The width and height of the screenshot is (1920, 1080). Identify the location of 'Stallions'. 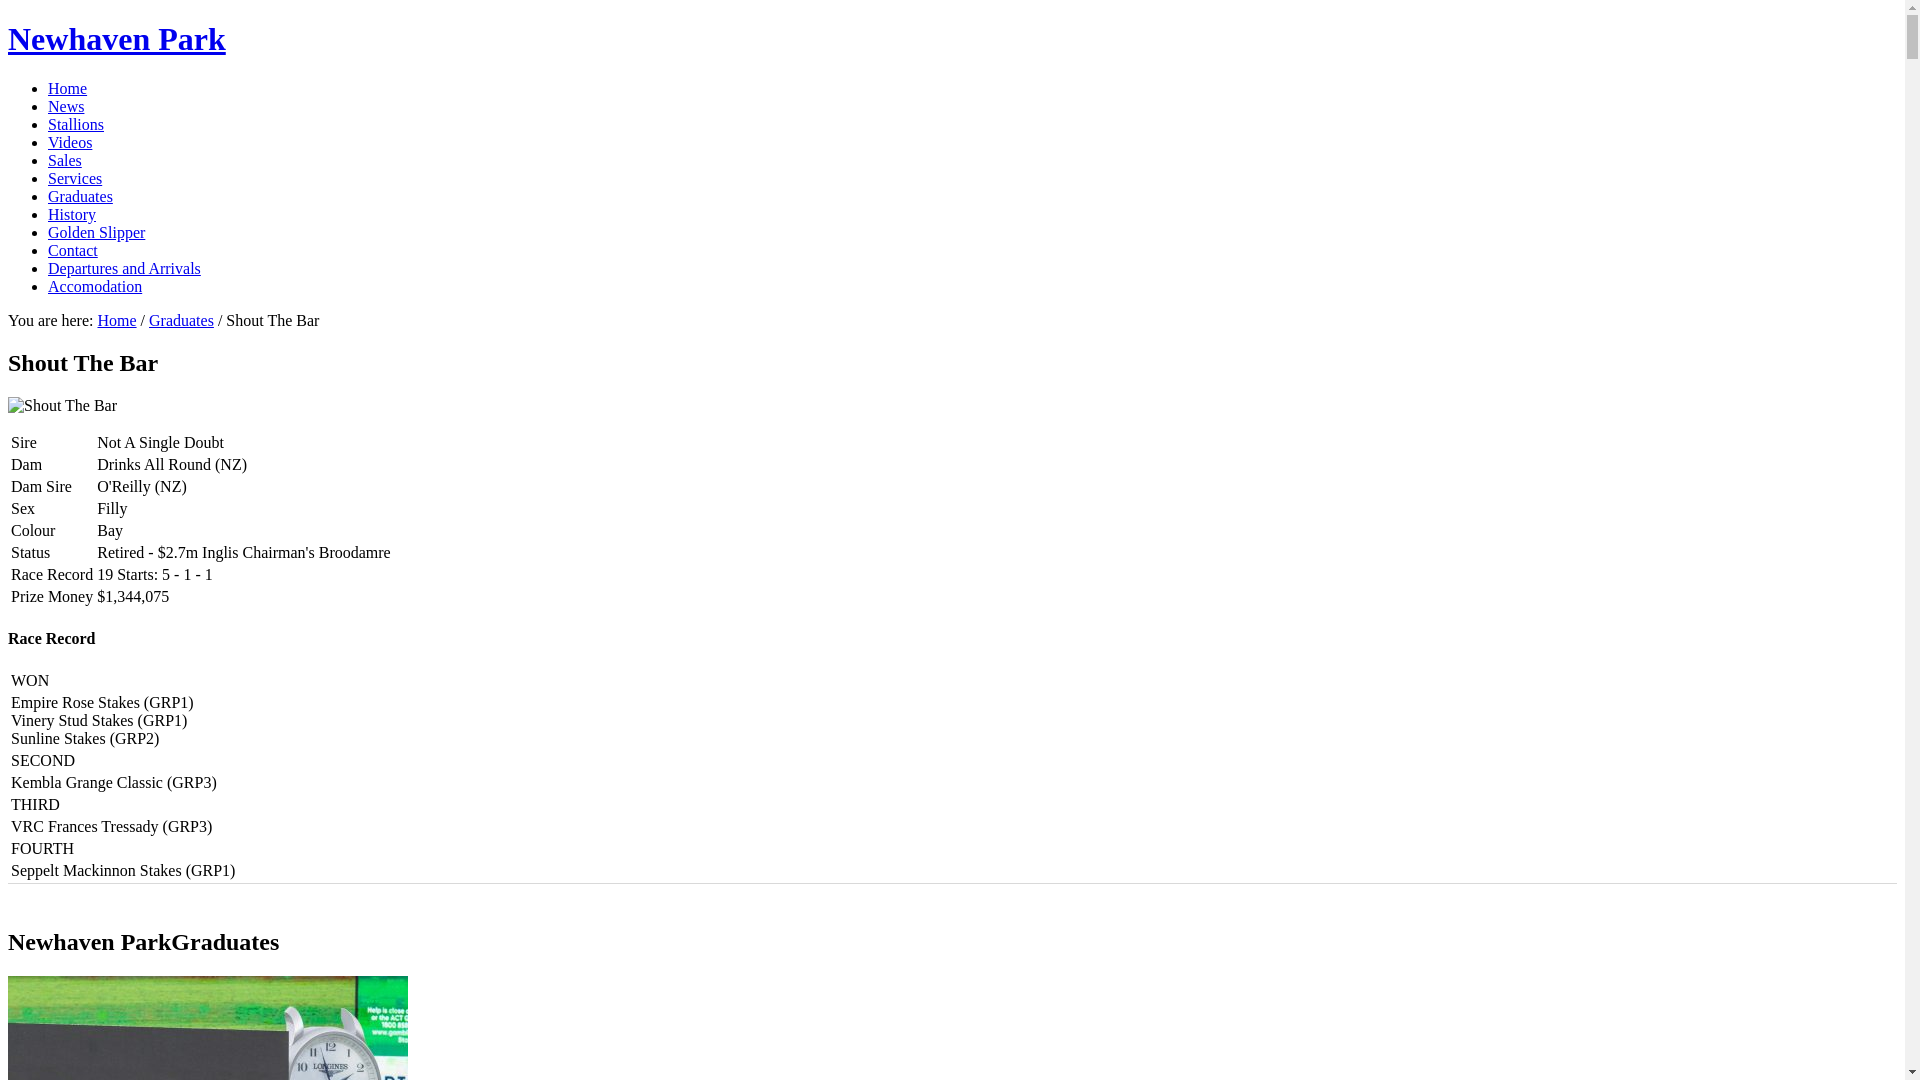
(76, 124).